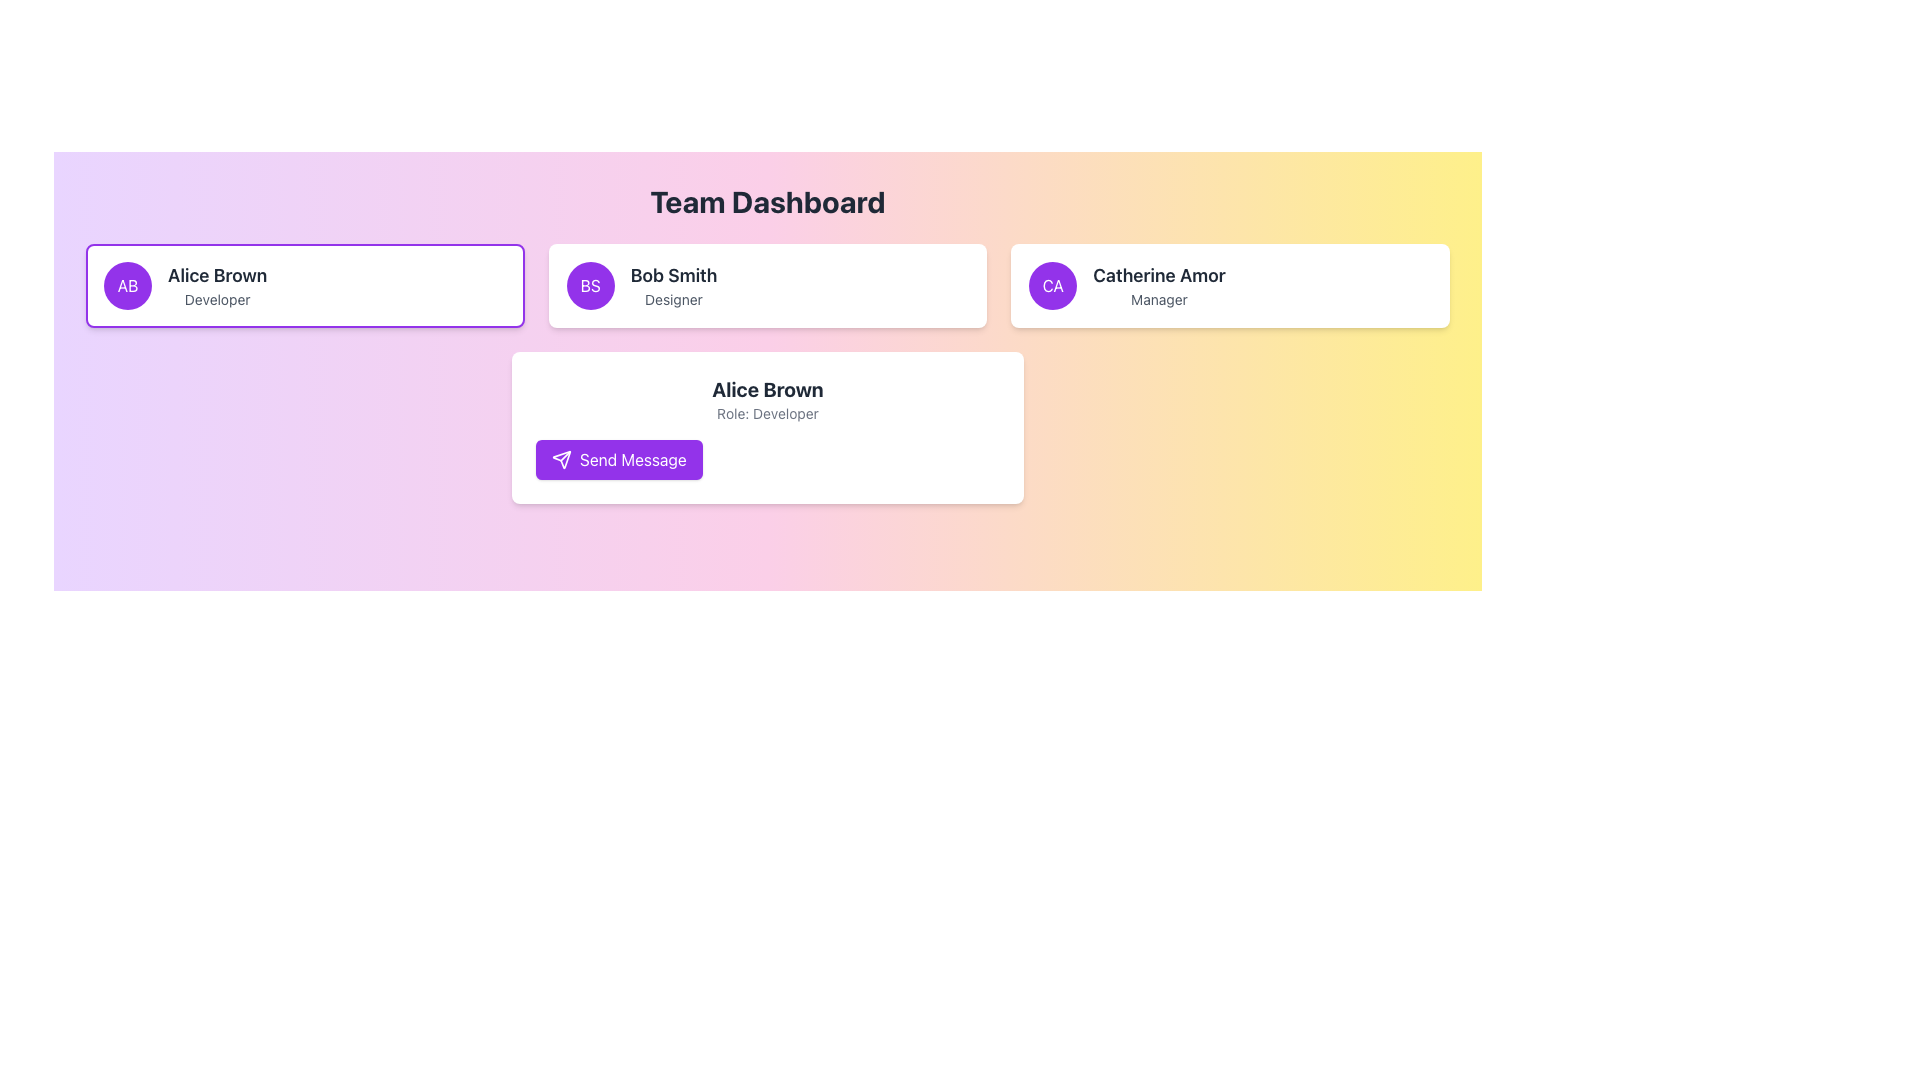 This screenshot has width=1920, height=1080. I want to click on the Avatar or Profile Icon representing user 'Bob Smith' in the 'Team Dashboard' section, so click(589, 285).